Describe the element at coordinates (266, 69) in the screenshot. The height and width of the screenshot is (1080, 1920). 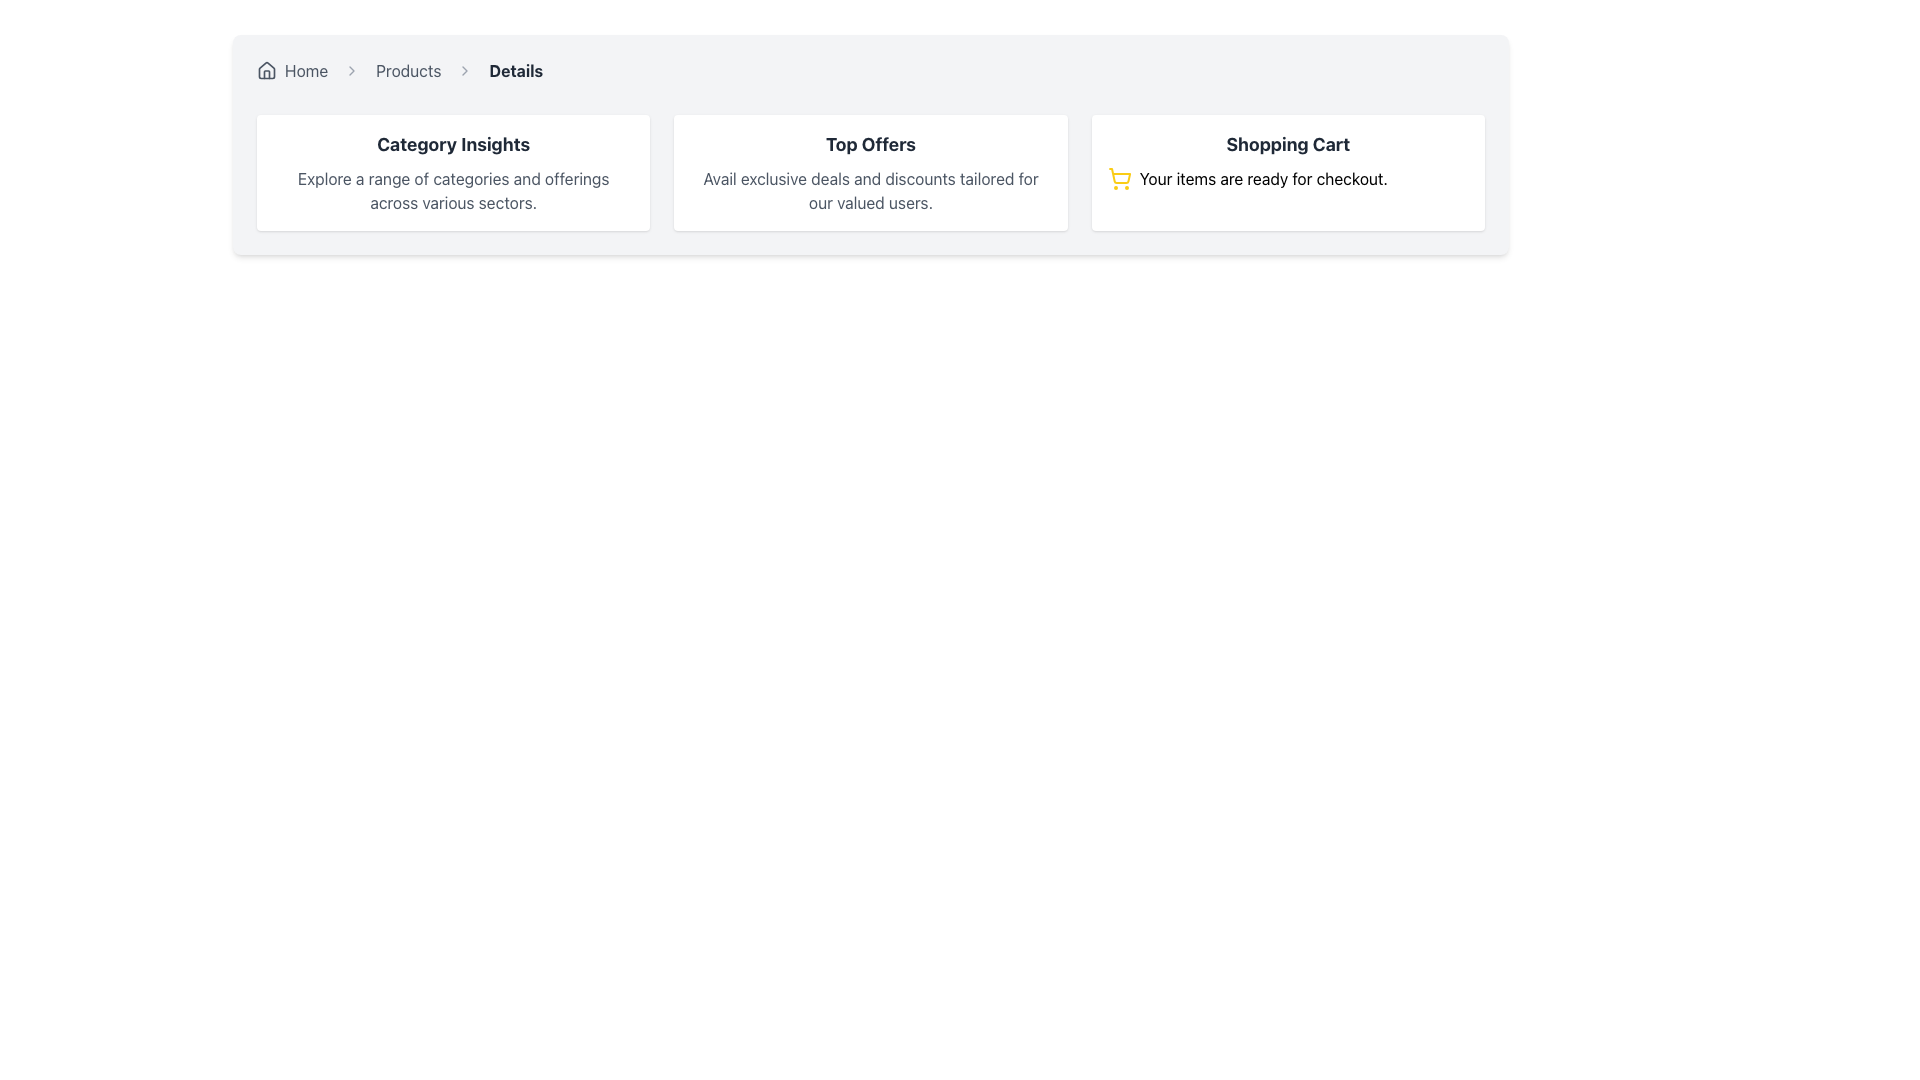
I see `the 'Home' icon located near the top-left corner of the interface` at that location.